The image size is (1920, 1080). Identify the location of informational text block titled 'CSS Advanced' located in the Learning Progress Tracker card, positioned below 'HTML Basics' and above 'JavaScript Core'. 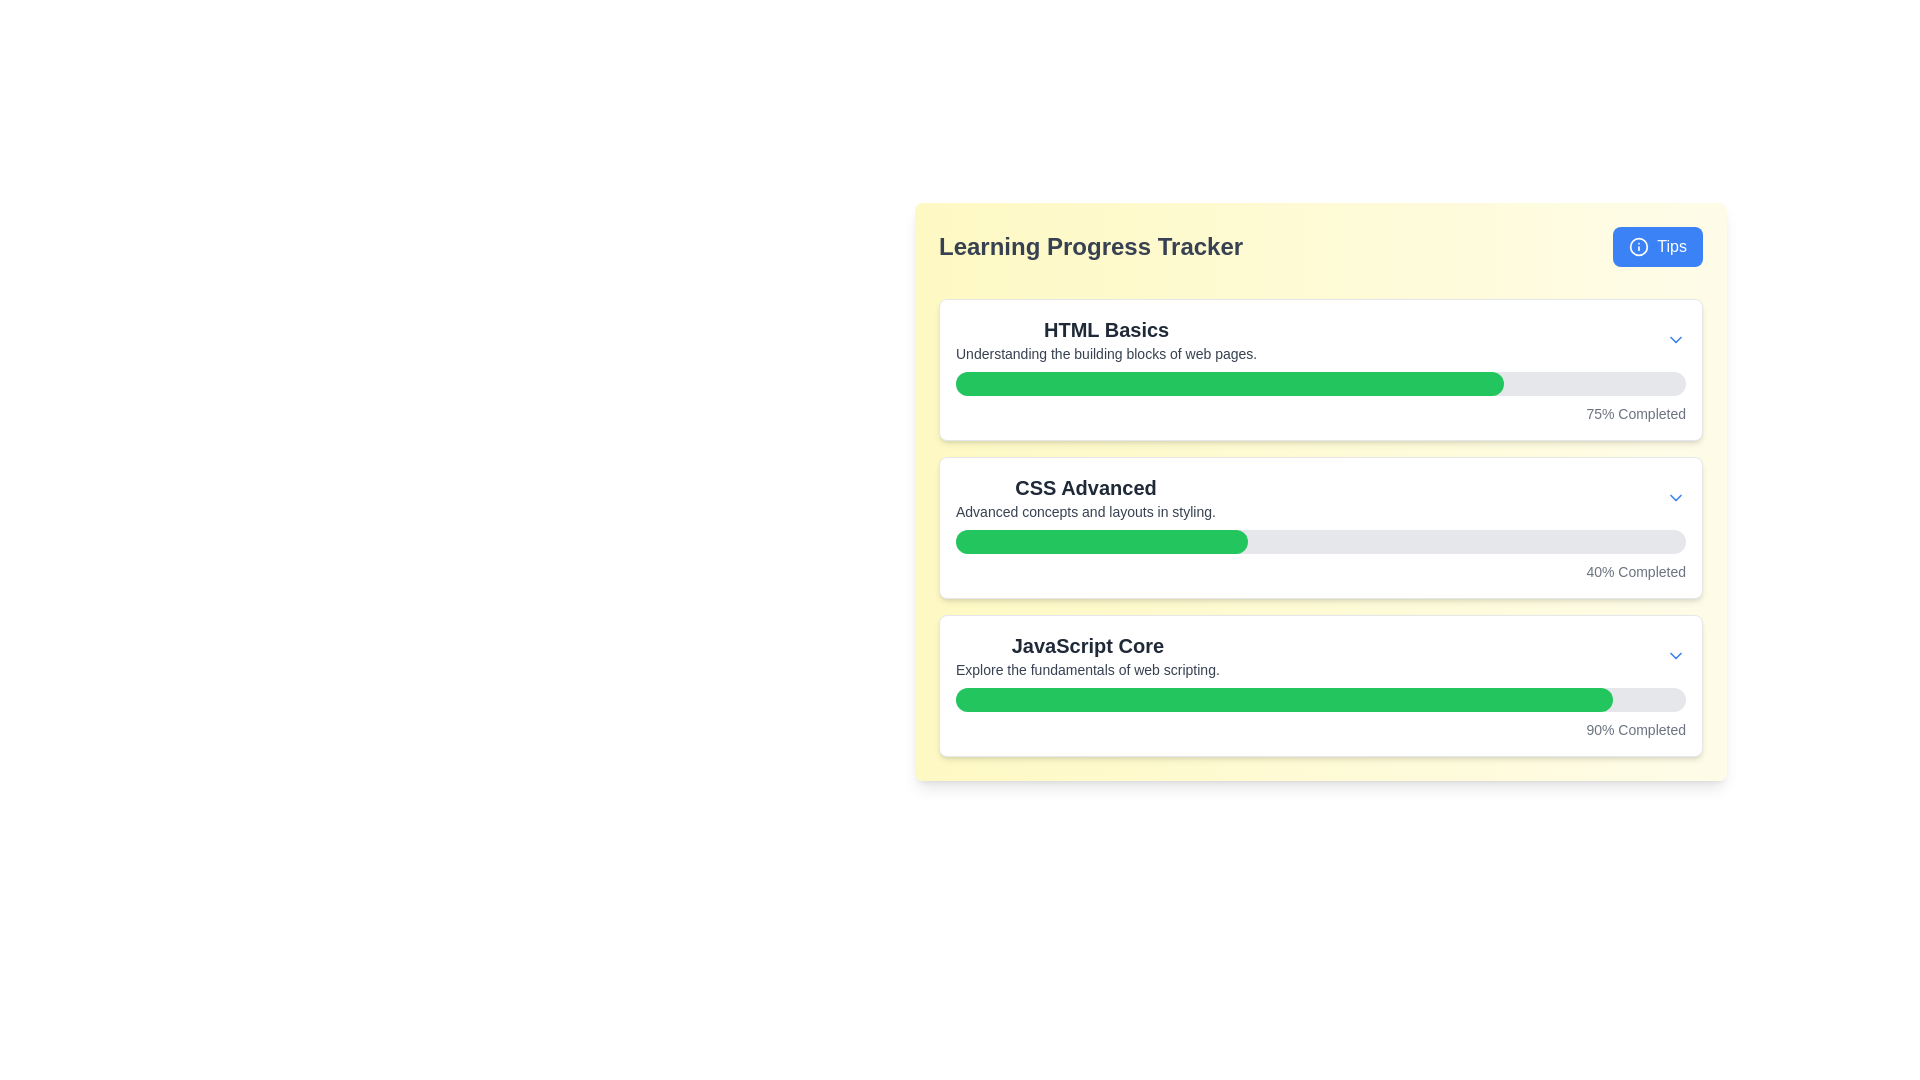
(1084, 496).